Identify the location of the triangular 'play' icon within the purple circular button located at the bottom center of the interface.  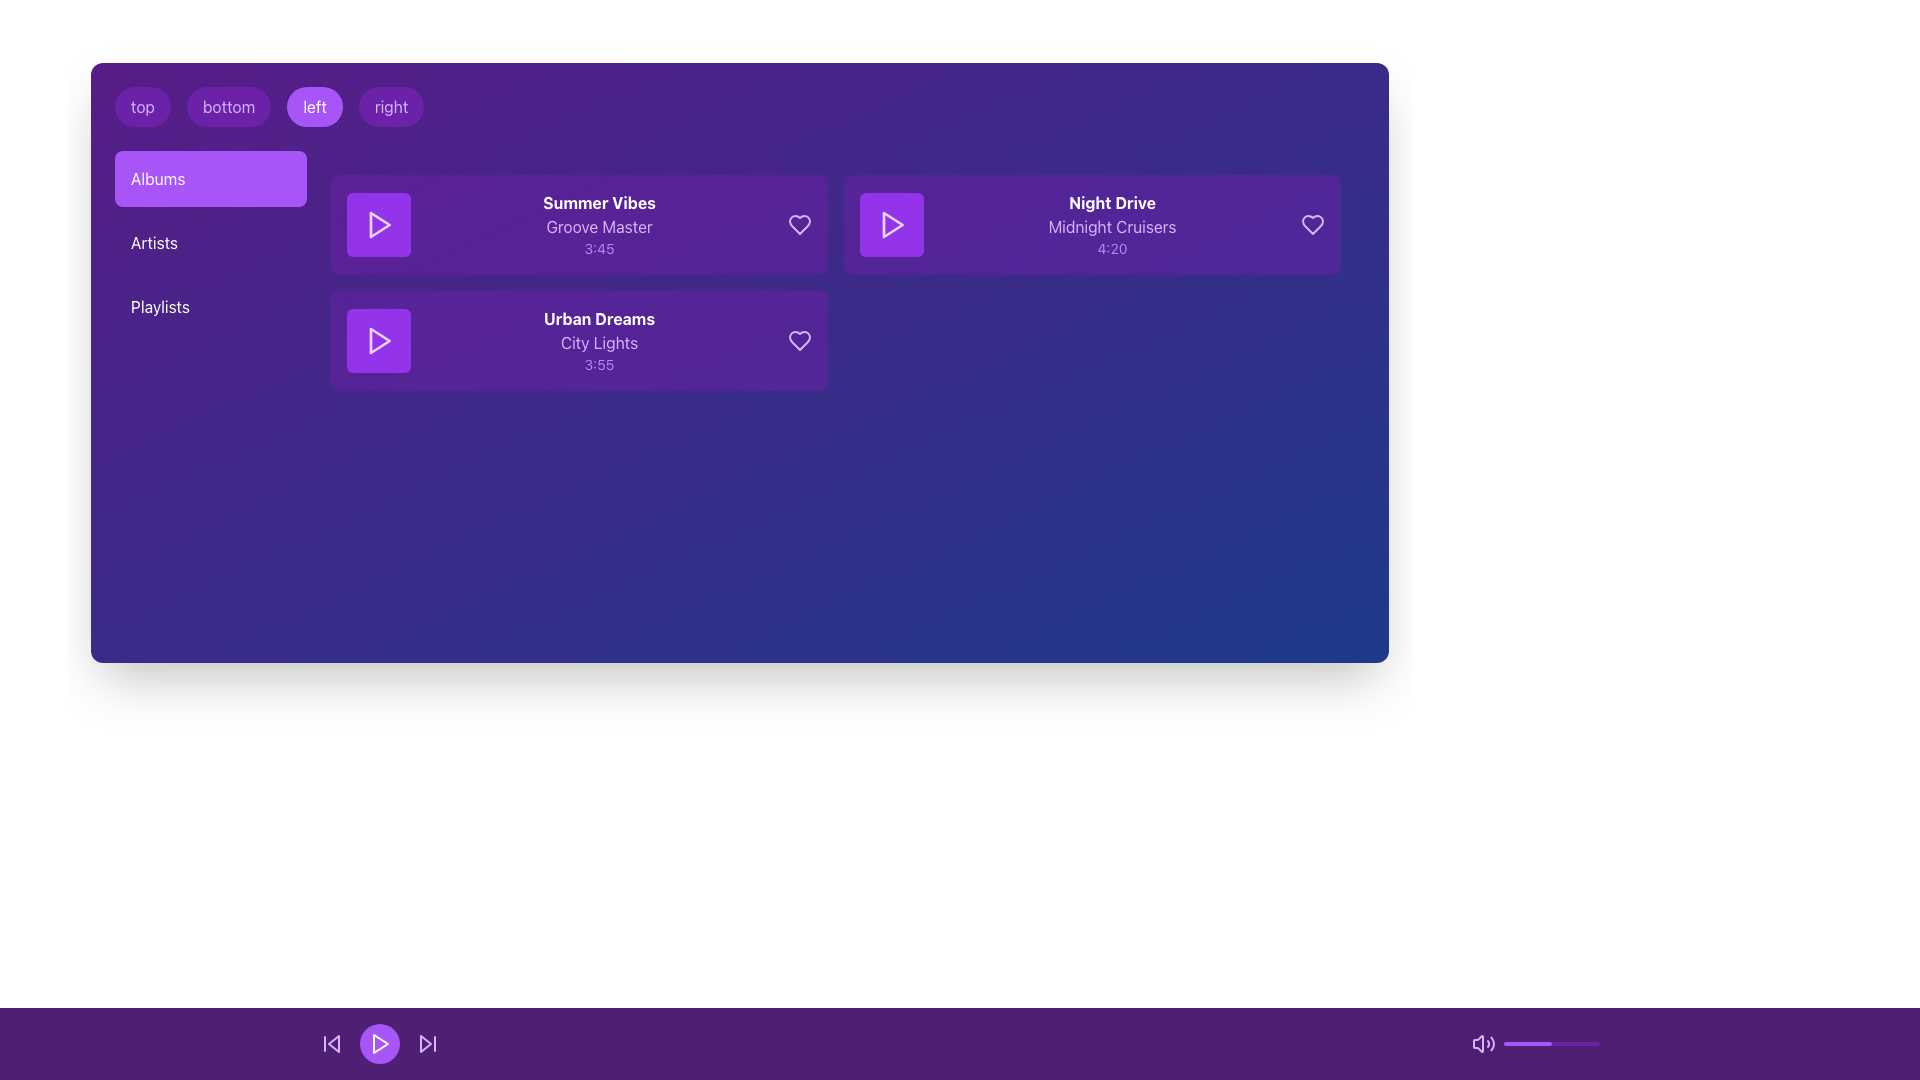
(379, 1043).